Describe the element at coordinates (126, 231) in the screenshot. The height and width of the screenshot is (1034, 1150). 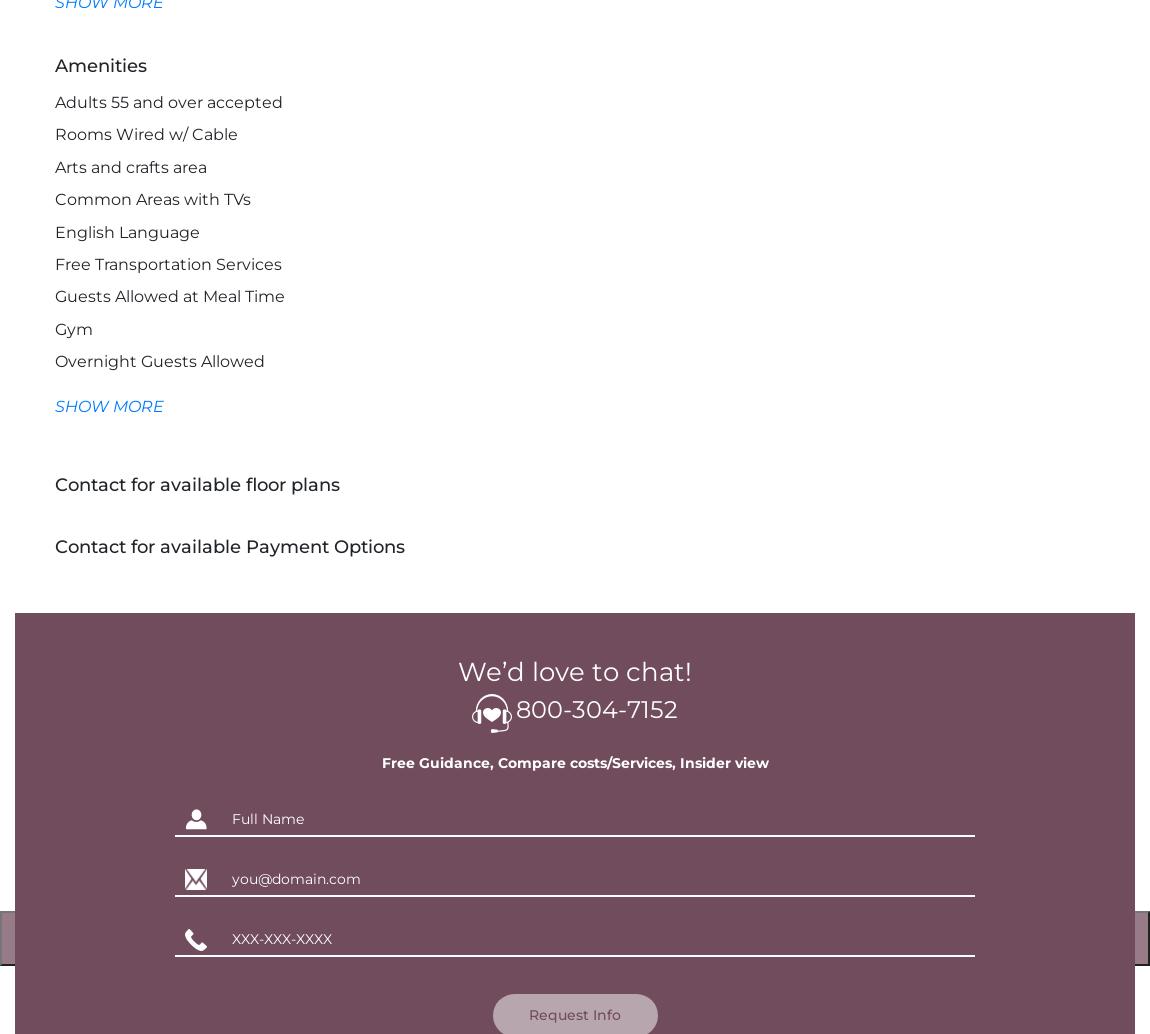
I see `'English Language'` at that location.